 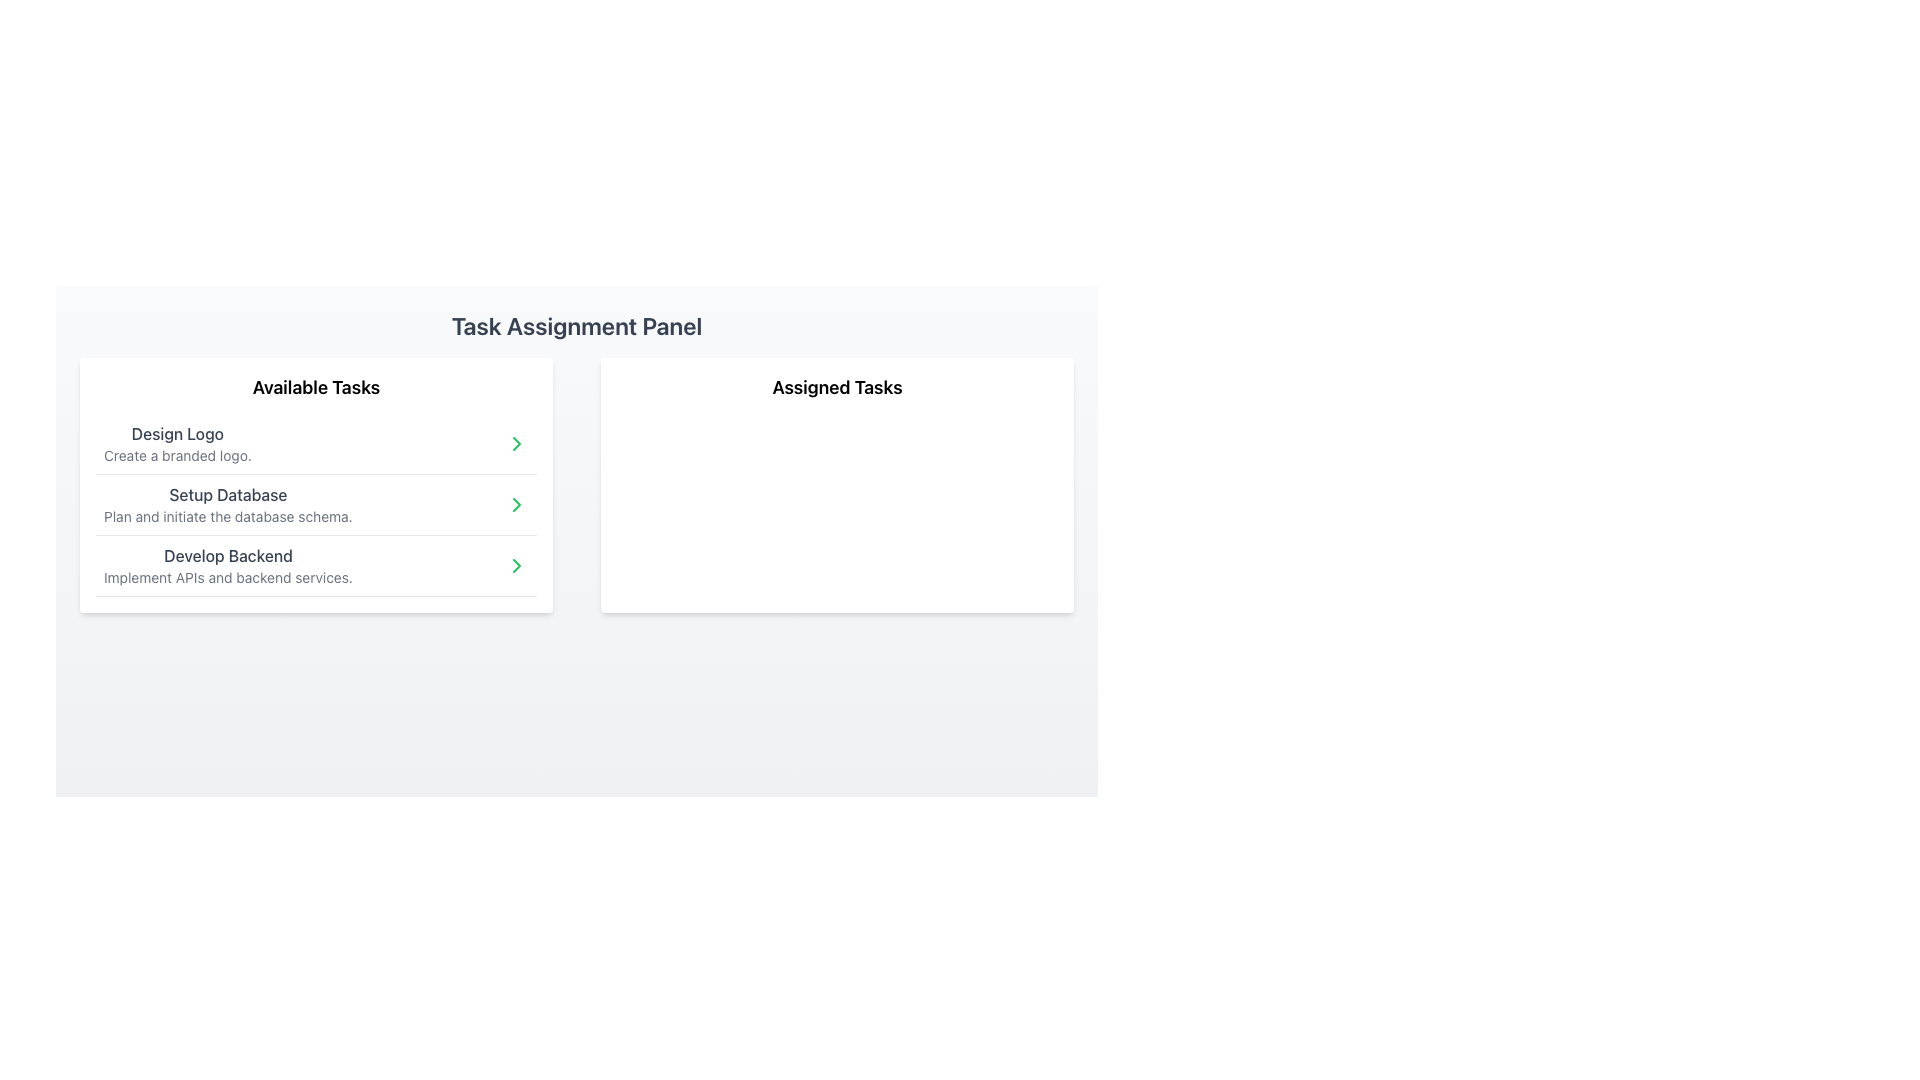 I want to click on the second task item in the 'Available Tasks' section, which represents a selectable task for setting up a database and initiating its schema, so click(x=315, y=504).